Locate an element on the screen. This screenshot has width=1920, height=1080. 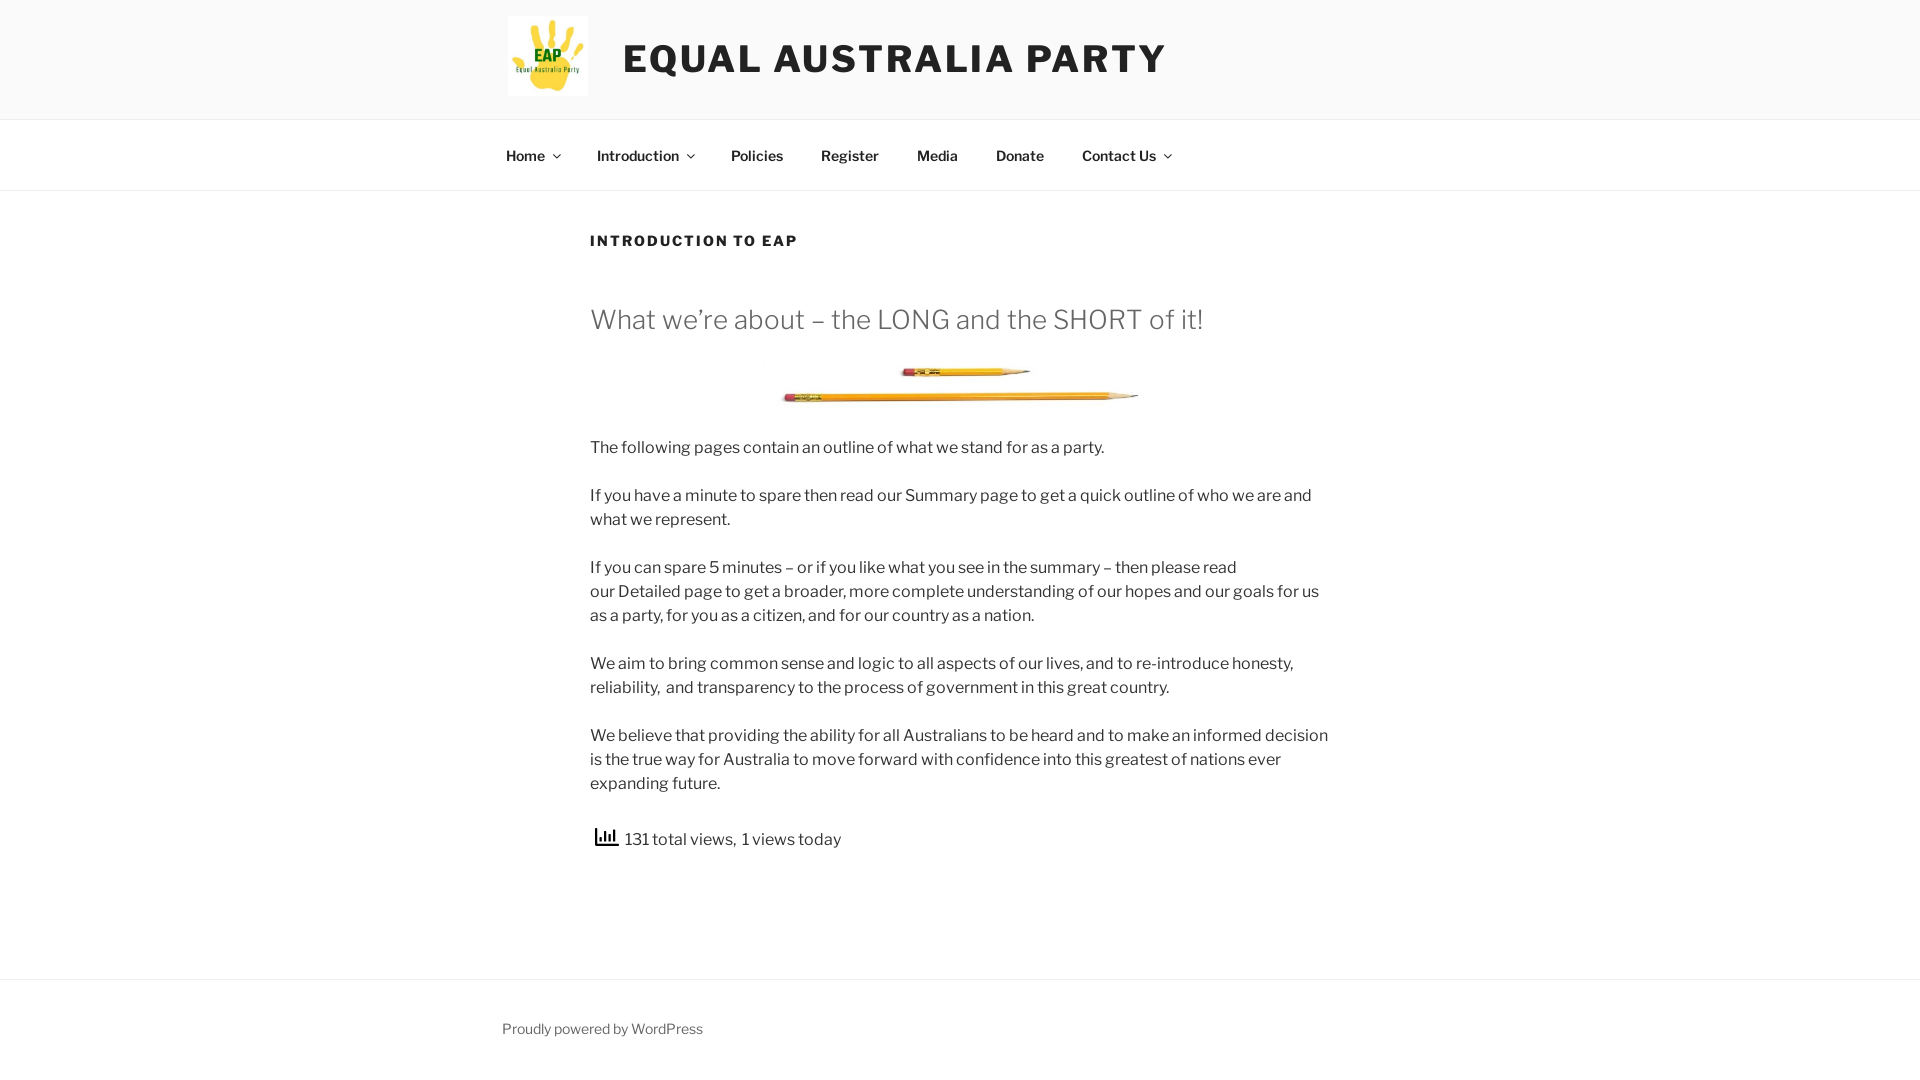
'Proudly powered by WordPress' is located at coordinates (502, 1028).